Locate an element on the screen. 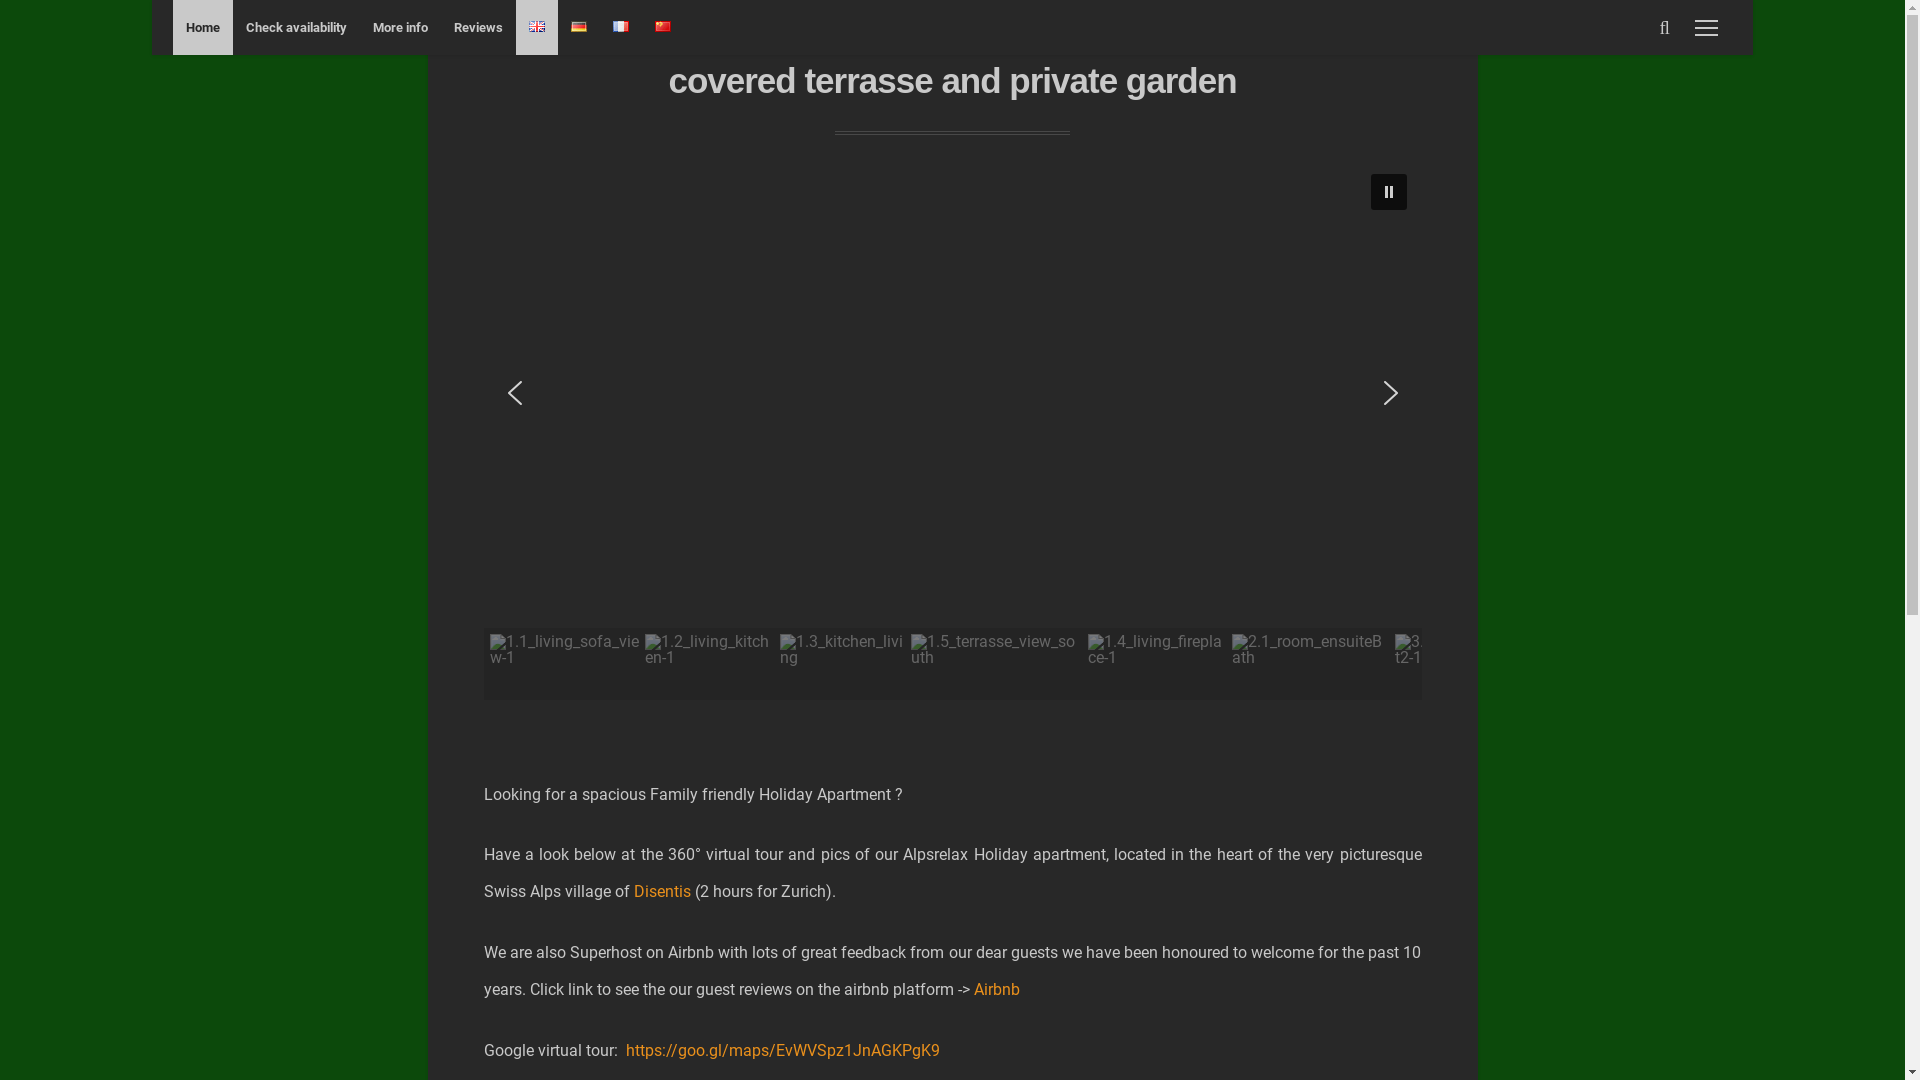 Image resolution: width=1920 pixels, height=1080 pixels. 'AlpsRelax.ch' is located at coordinates (952, 45).